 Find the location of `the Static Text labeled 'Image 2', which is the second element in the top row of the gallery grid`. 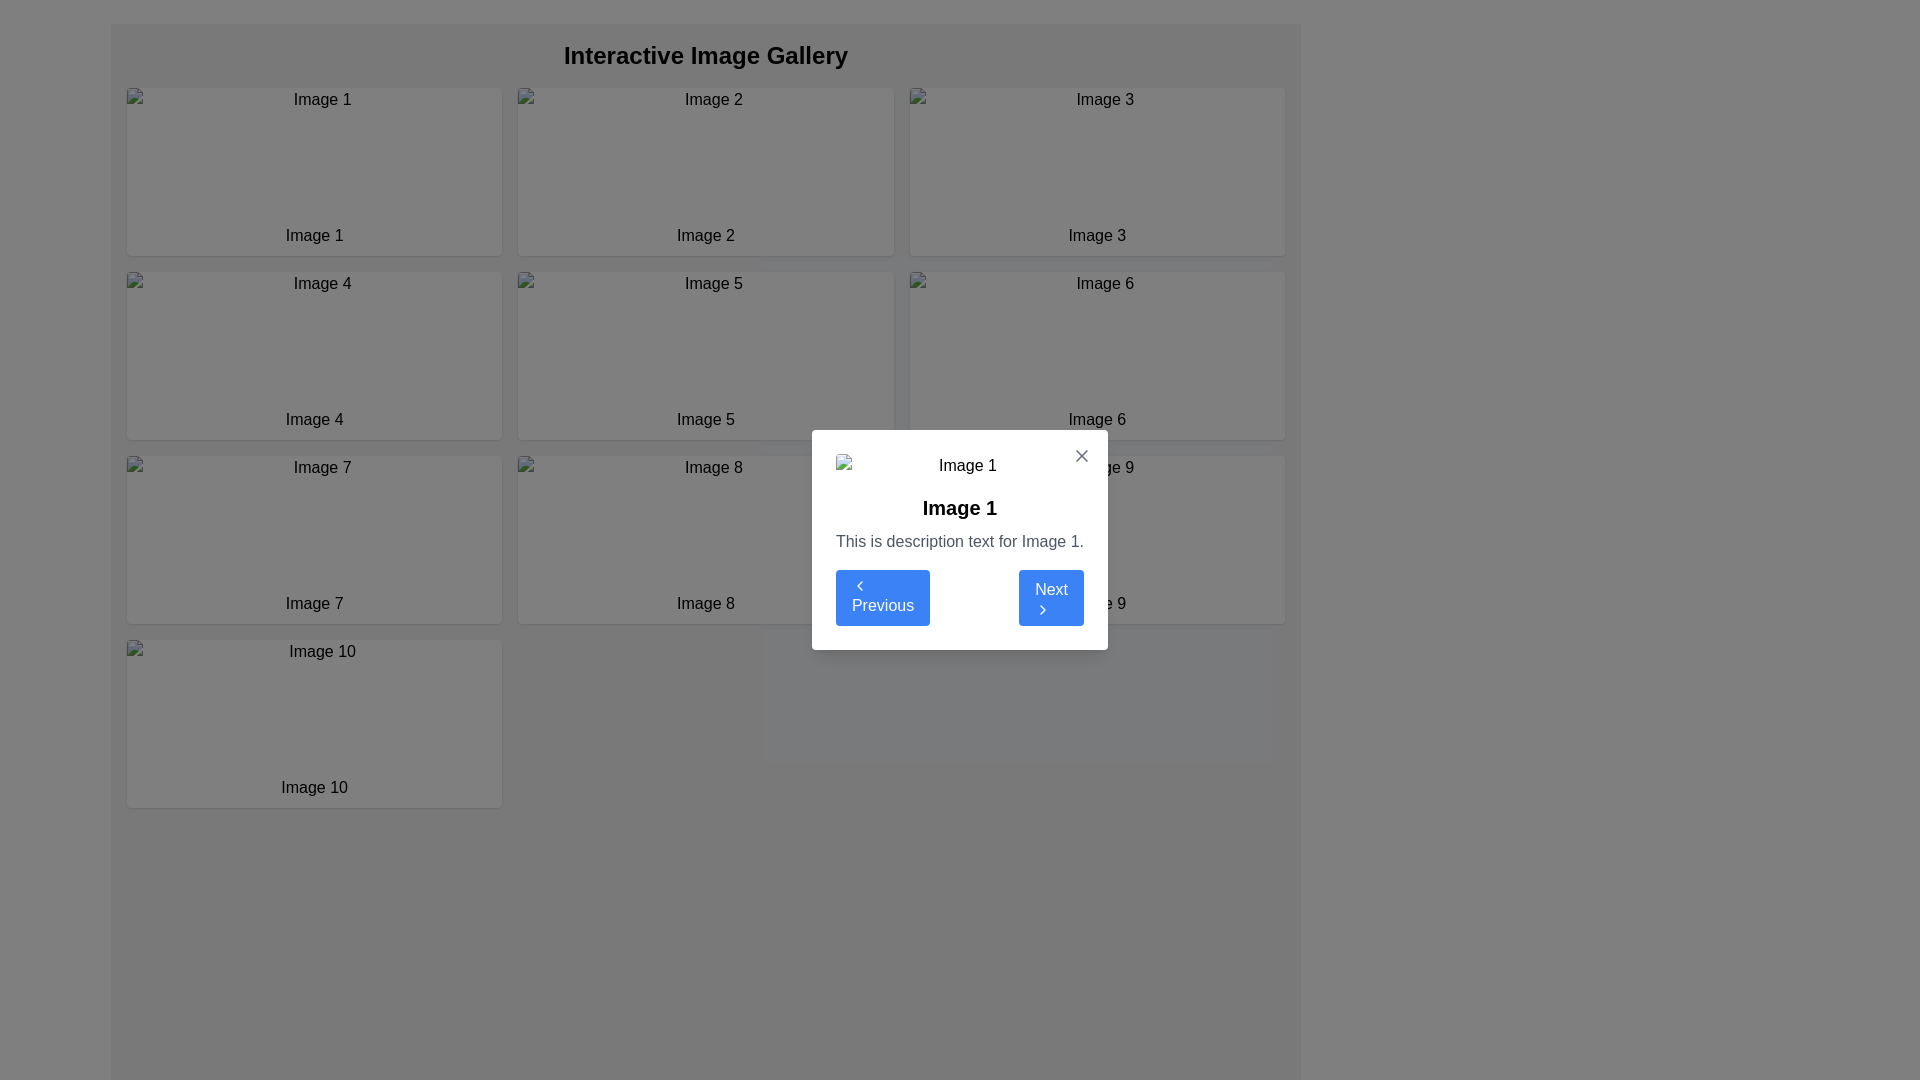

the Static Text labeled 'Image 2', which is the second element in the top row of the gallery grid is located at coordinates (705, 234).